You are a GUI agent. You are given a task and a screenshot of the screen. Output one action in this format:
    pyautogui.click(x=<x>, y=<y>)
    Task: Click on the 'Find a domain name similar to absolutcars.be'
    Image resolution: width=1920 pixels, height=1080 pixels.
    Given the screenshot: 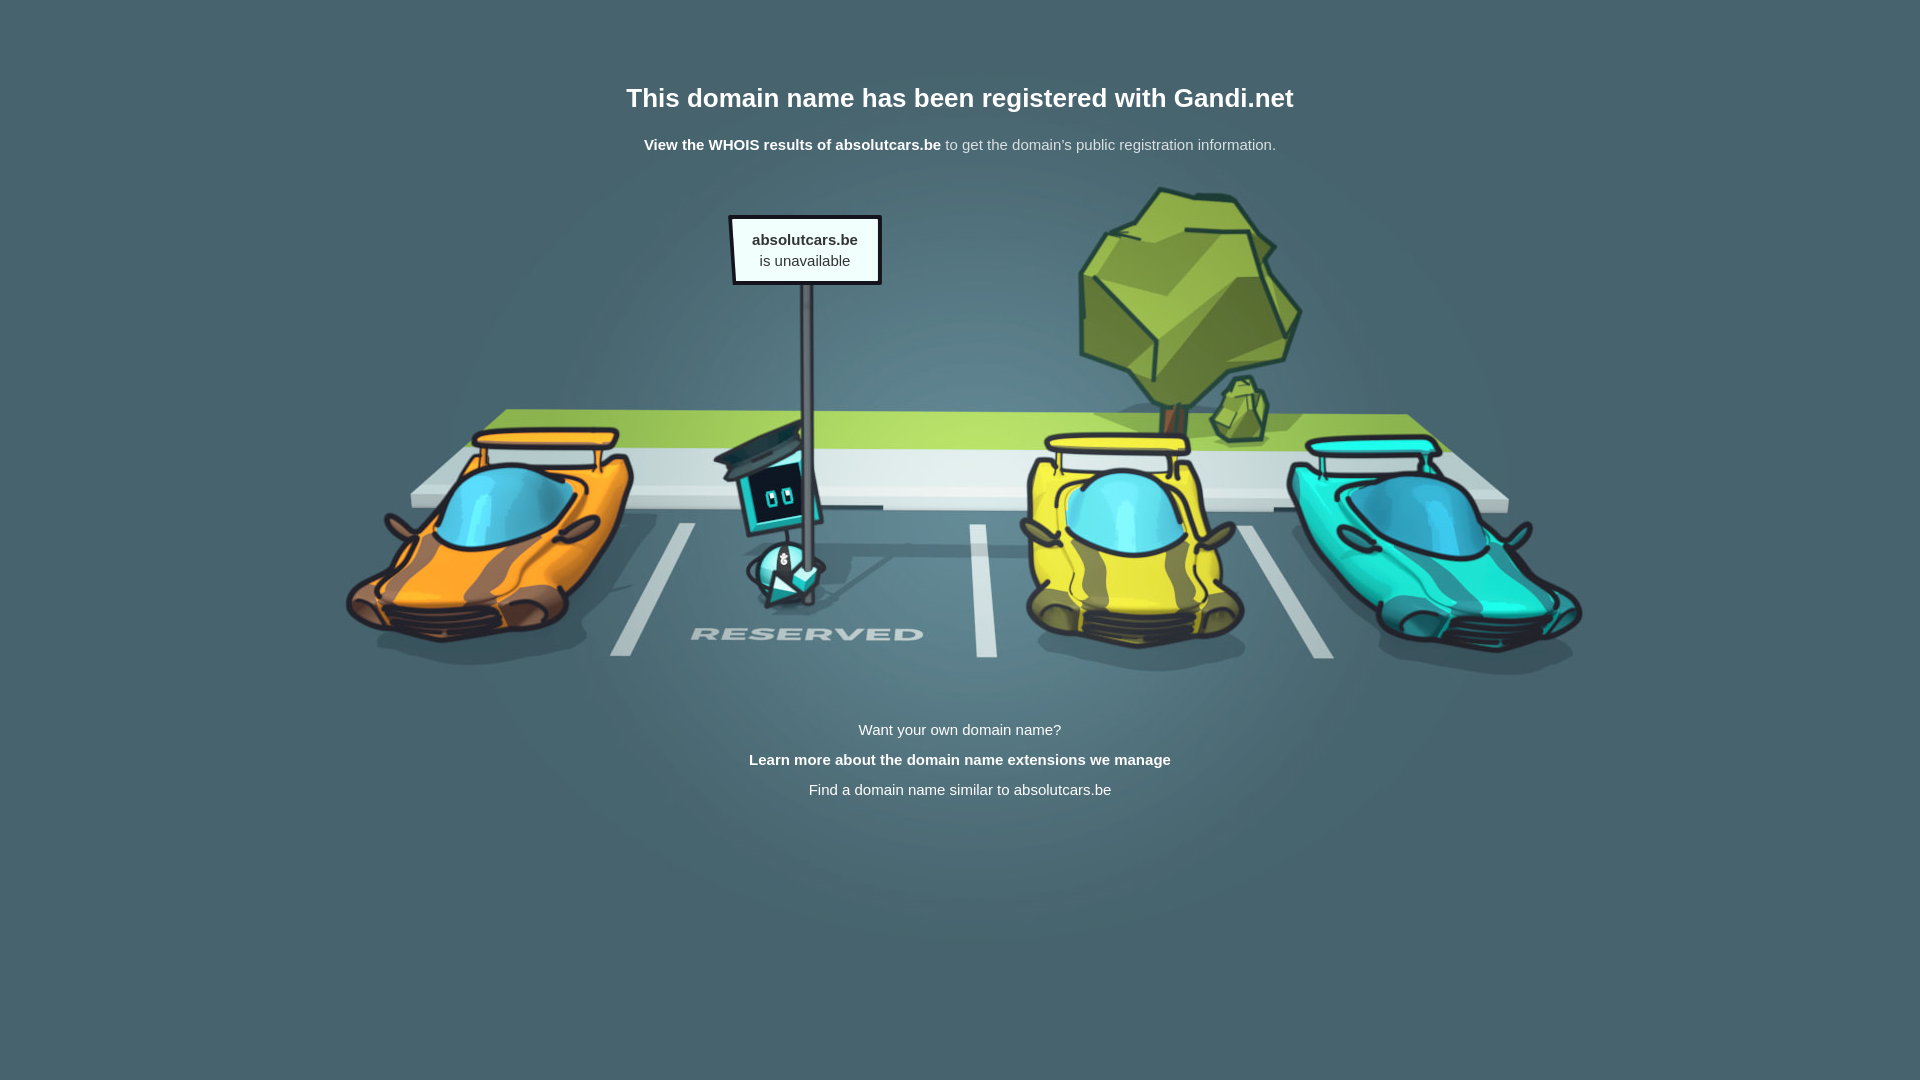 What is the action you would take?
    pyautogui.click(x=960, y=788)
    